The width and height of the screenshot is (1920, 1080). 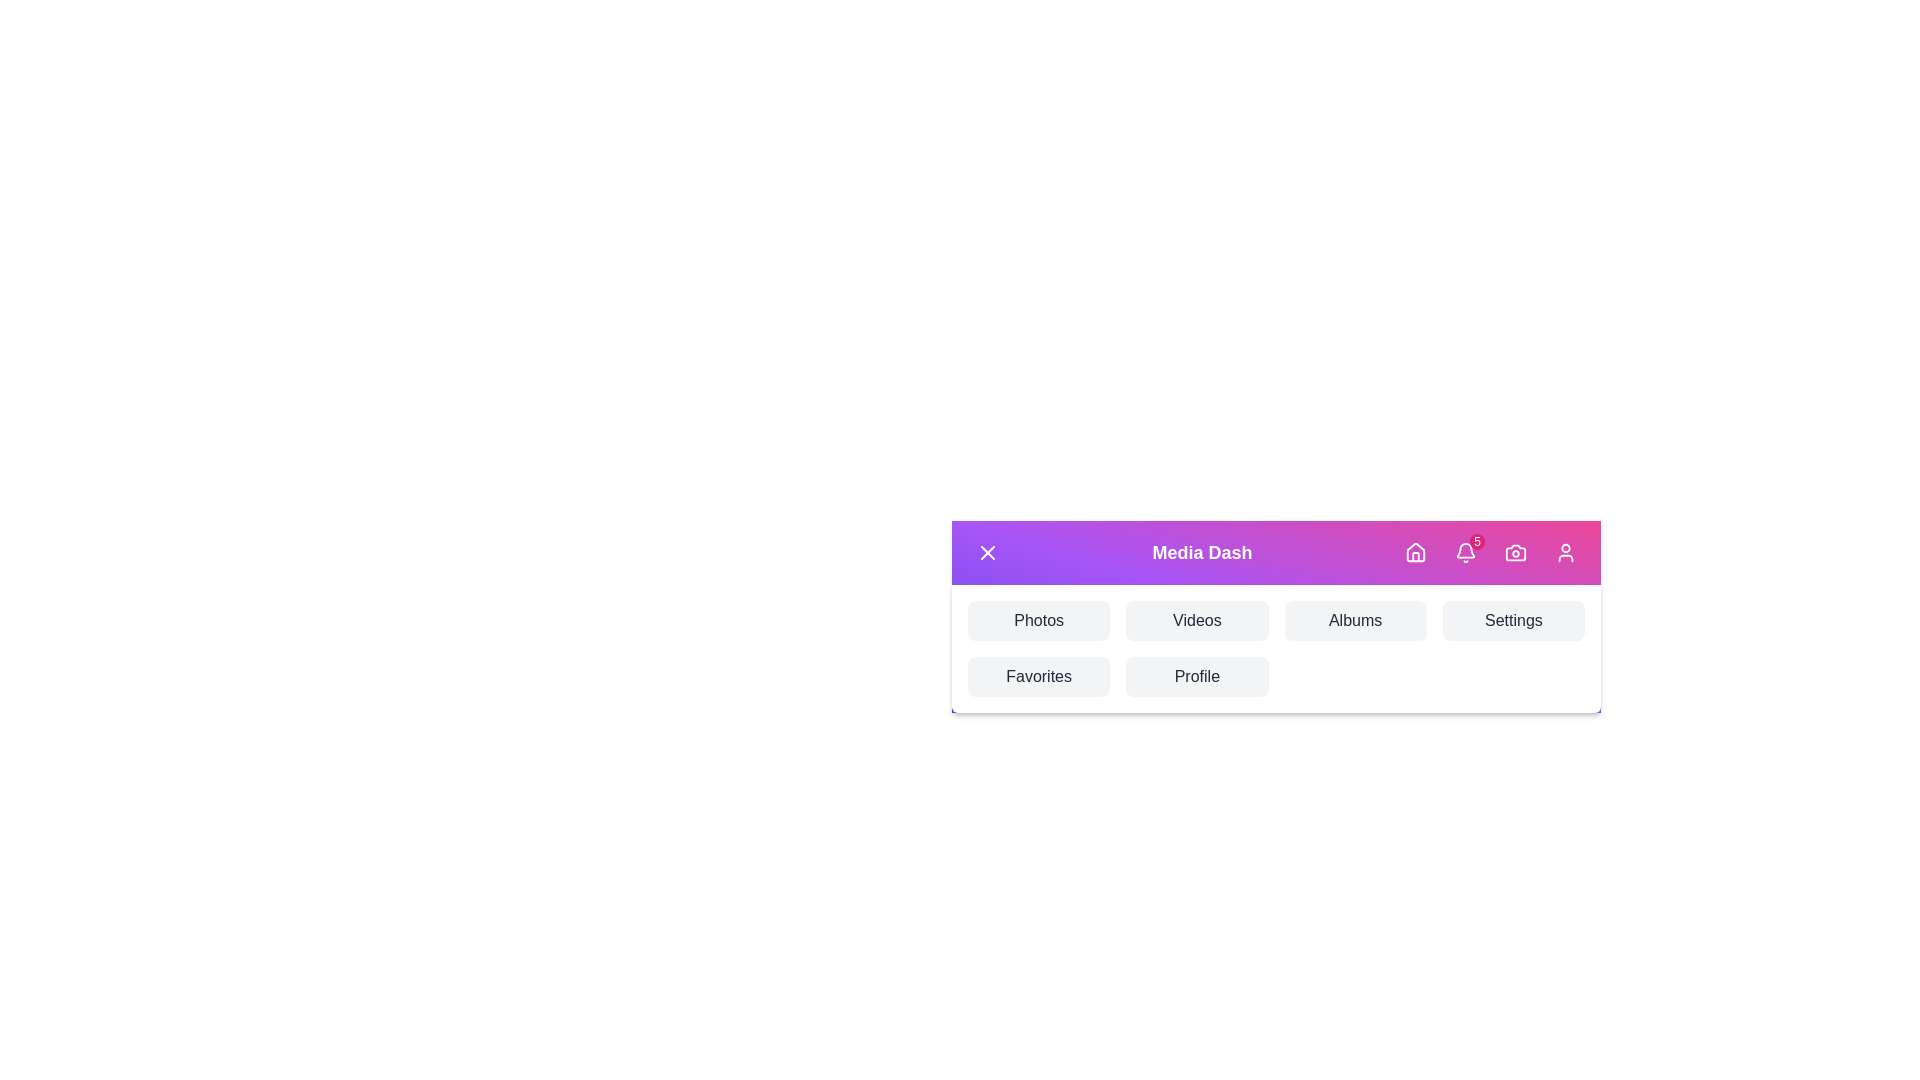 I want to click on the Notifications icon in the VibrantMediaAppBar, so click(x=1465, y=552).